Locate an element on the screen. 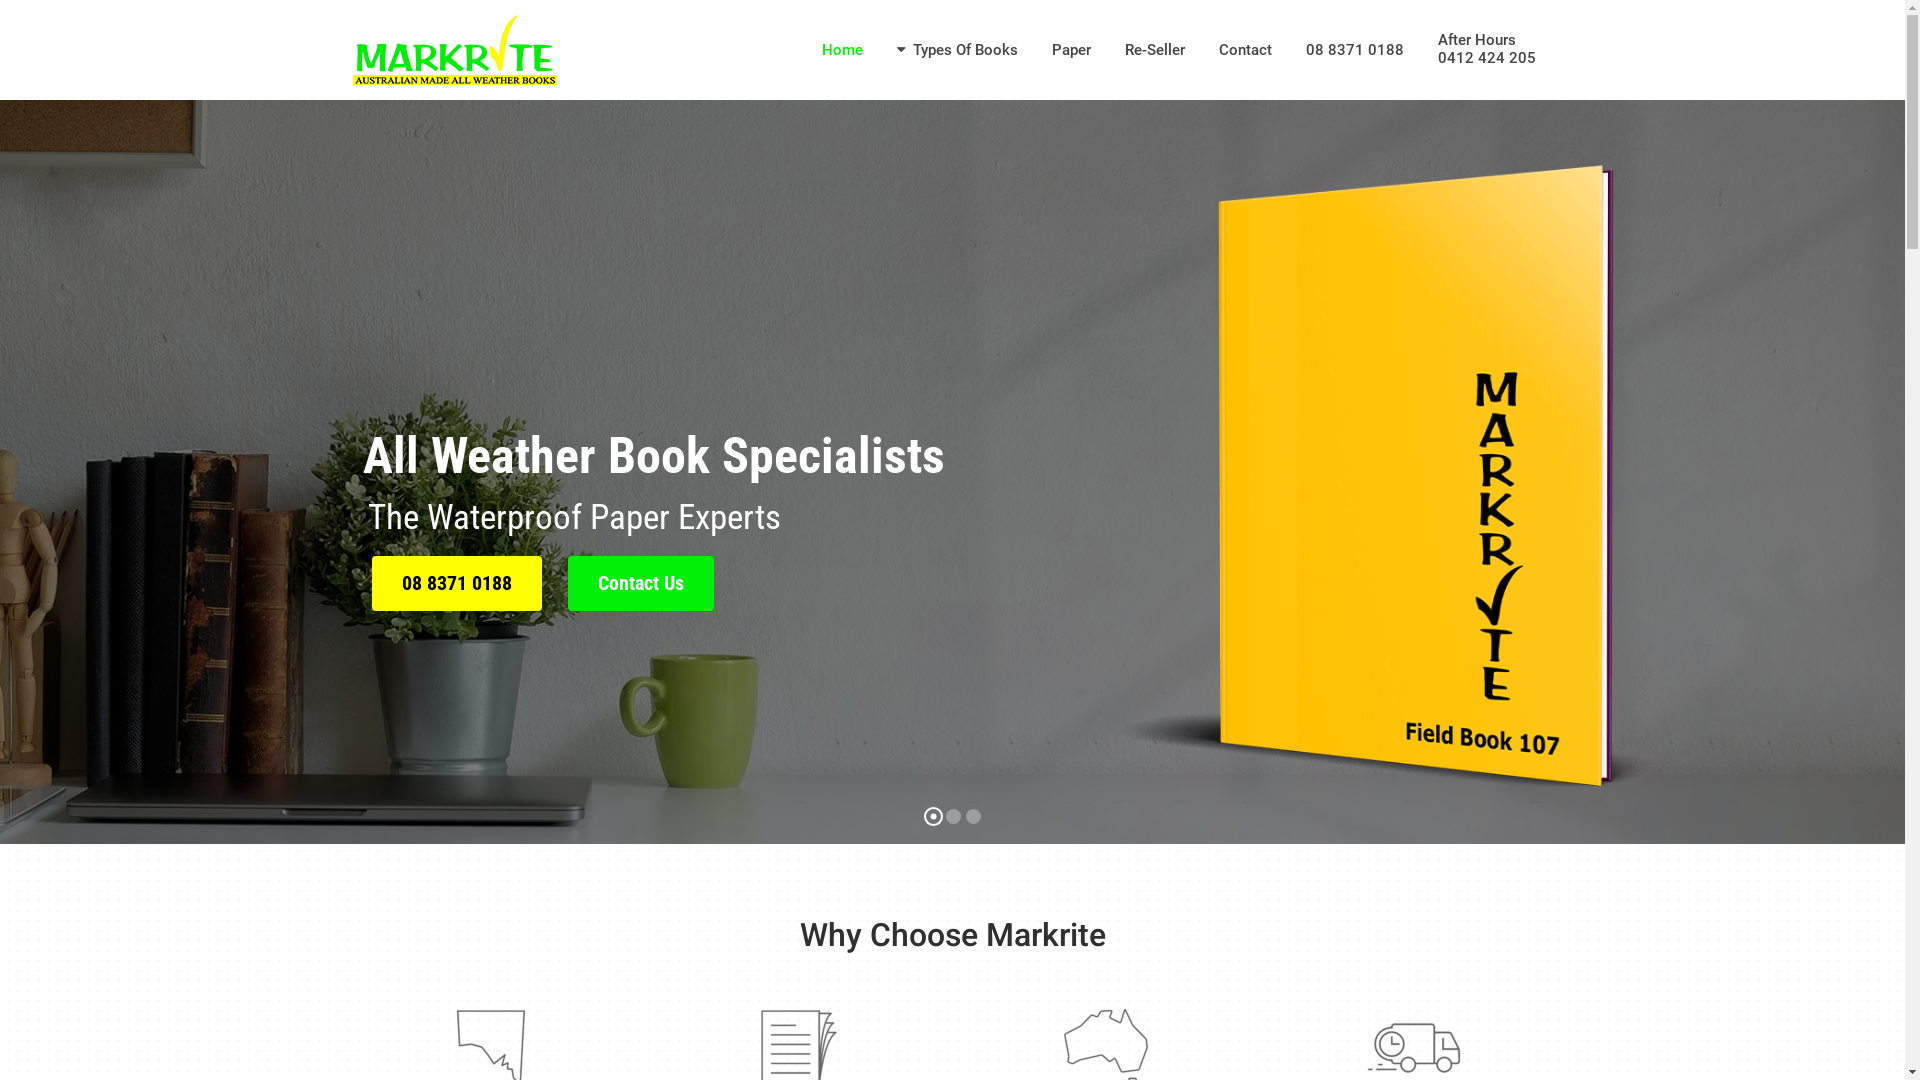 Image resolution: width=1920 pixels, height=1080 pixels. 'Home' is located at coordinates (841, 49).